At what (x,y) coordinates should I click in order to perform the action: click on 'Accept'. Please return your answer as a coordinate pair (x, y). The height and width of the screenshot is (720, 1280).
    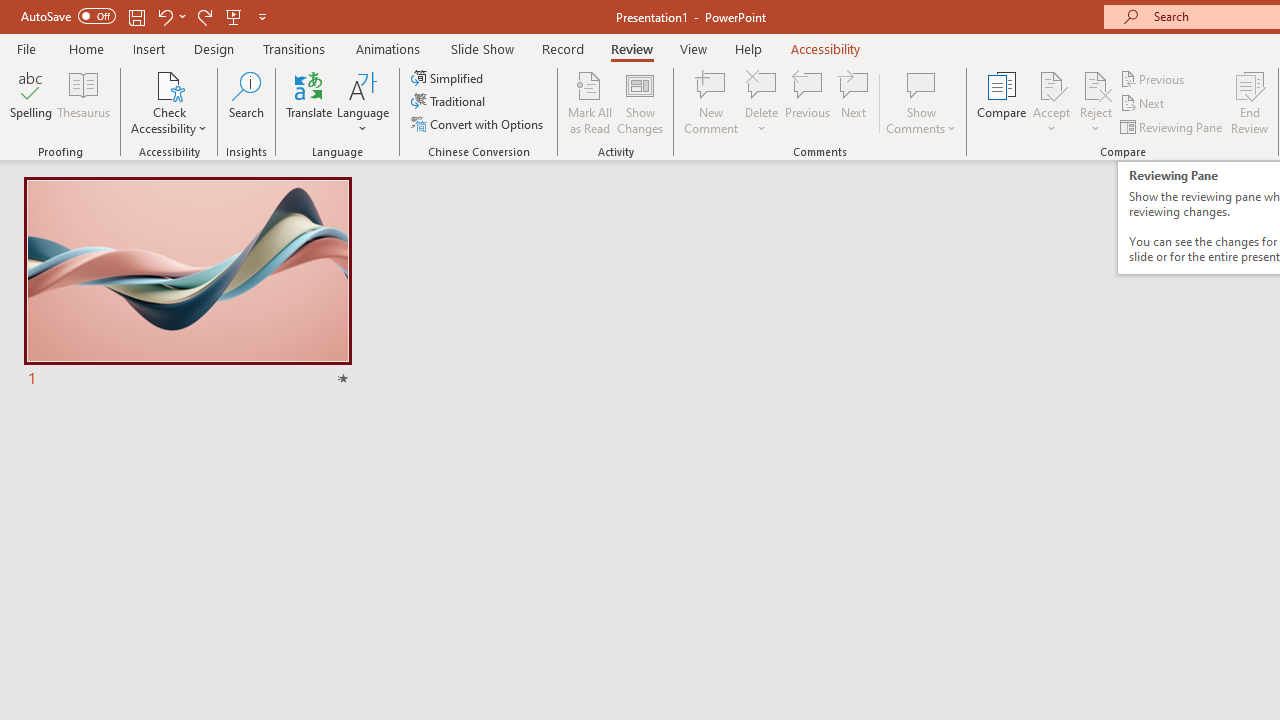
    Looking at the image, I should click on (1050, 103).